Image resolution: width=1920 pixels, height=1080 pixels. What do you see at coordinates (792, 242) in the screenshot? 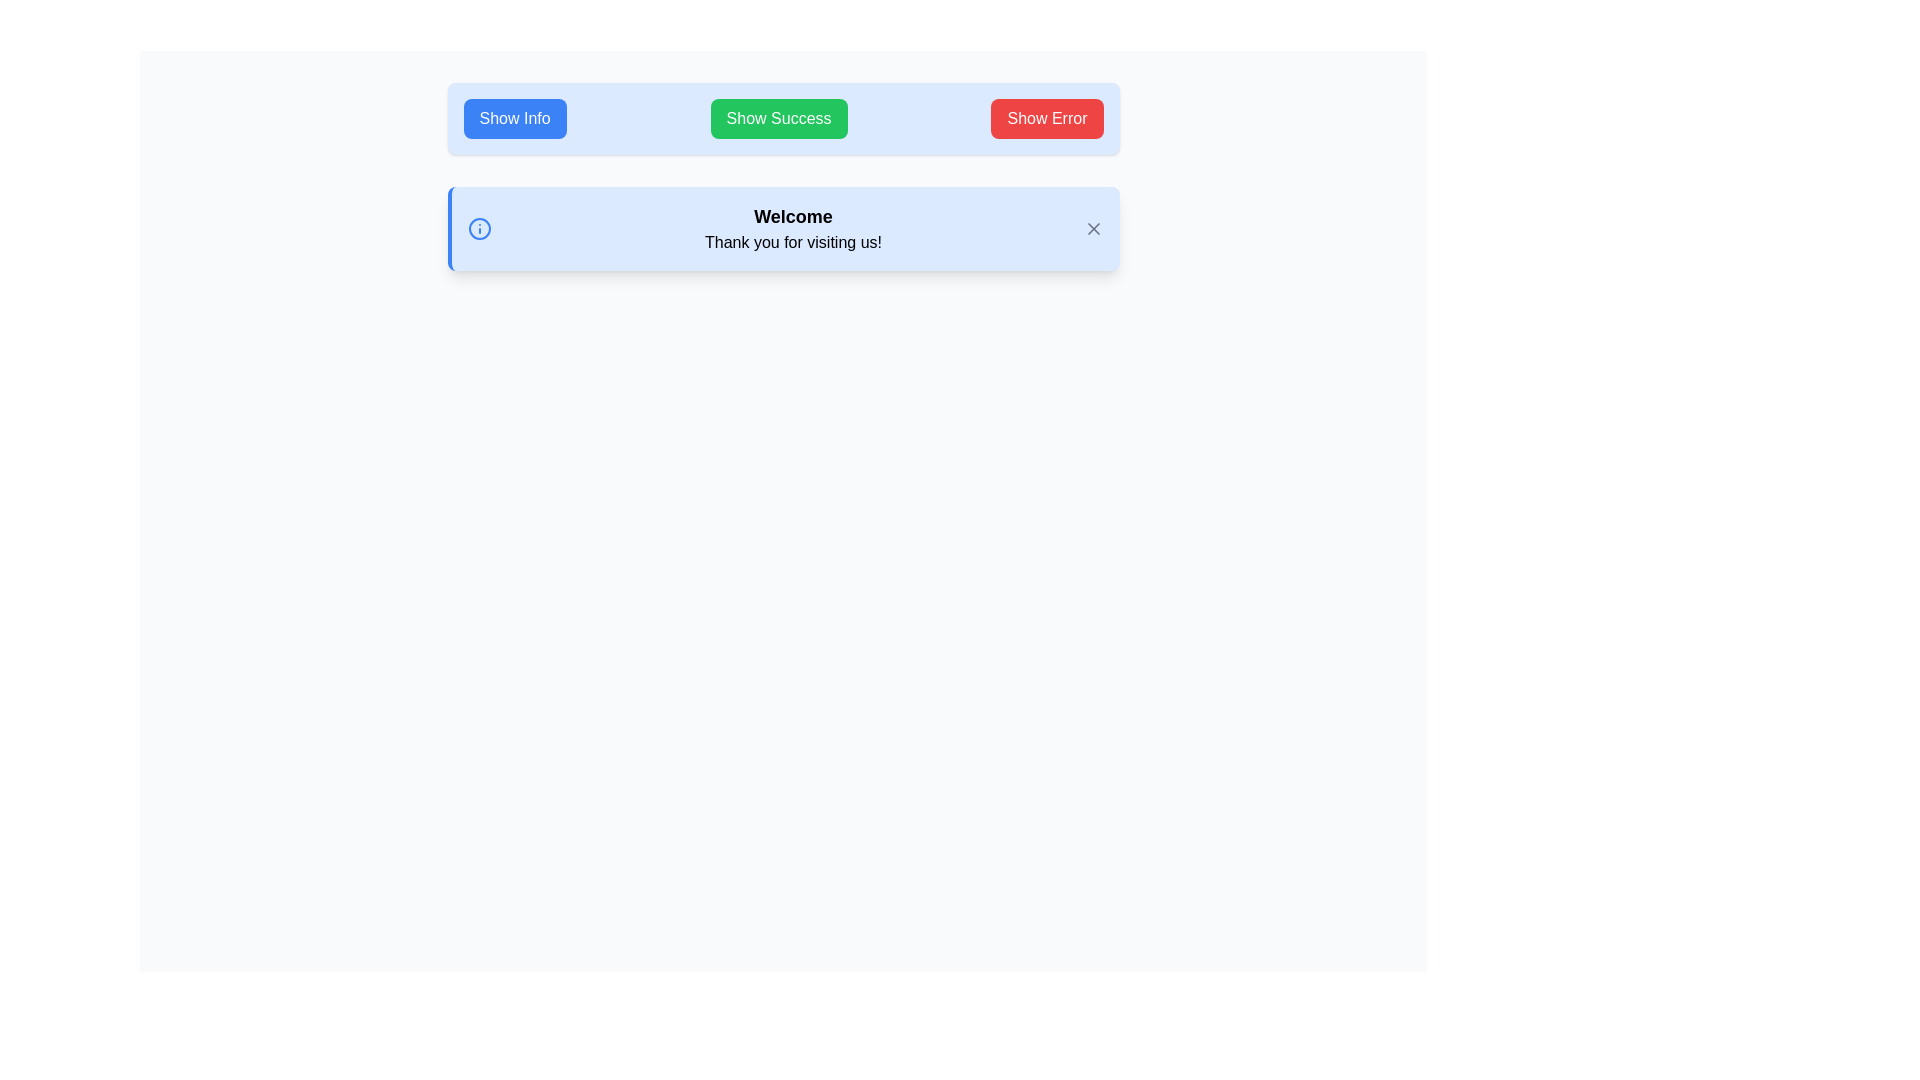
I see `the text element displaying 'Thank you for visiting us!' which is centrally aligned below the 'Welcome' label in a card-like component` at bounding box center [792, 242].